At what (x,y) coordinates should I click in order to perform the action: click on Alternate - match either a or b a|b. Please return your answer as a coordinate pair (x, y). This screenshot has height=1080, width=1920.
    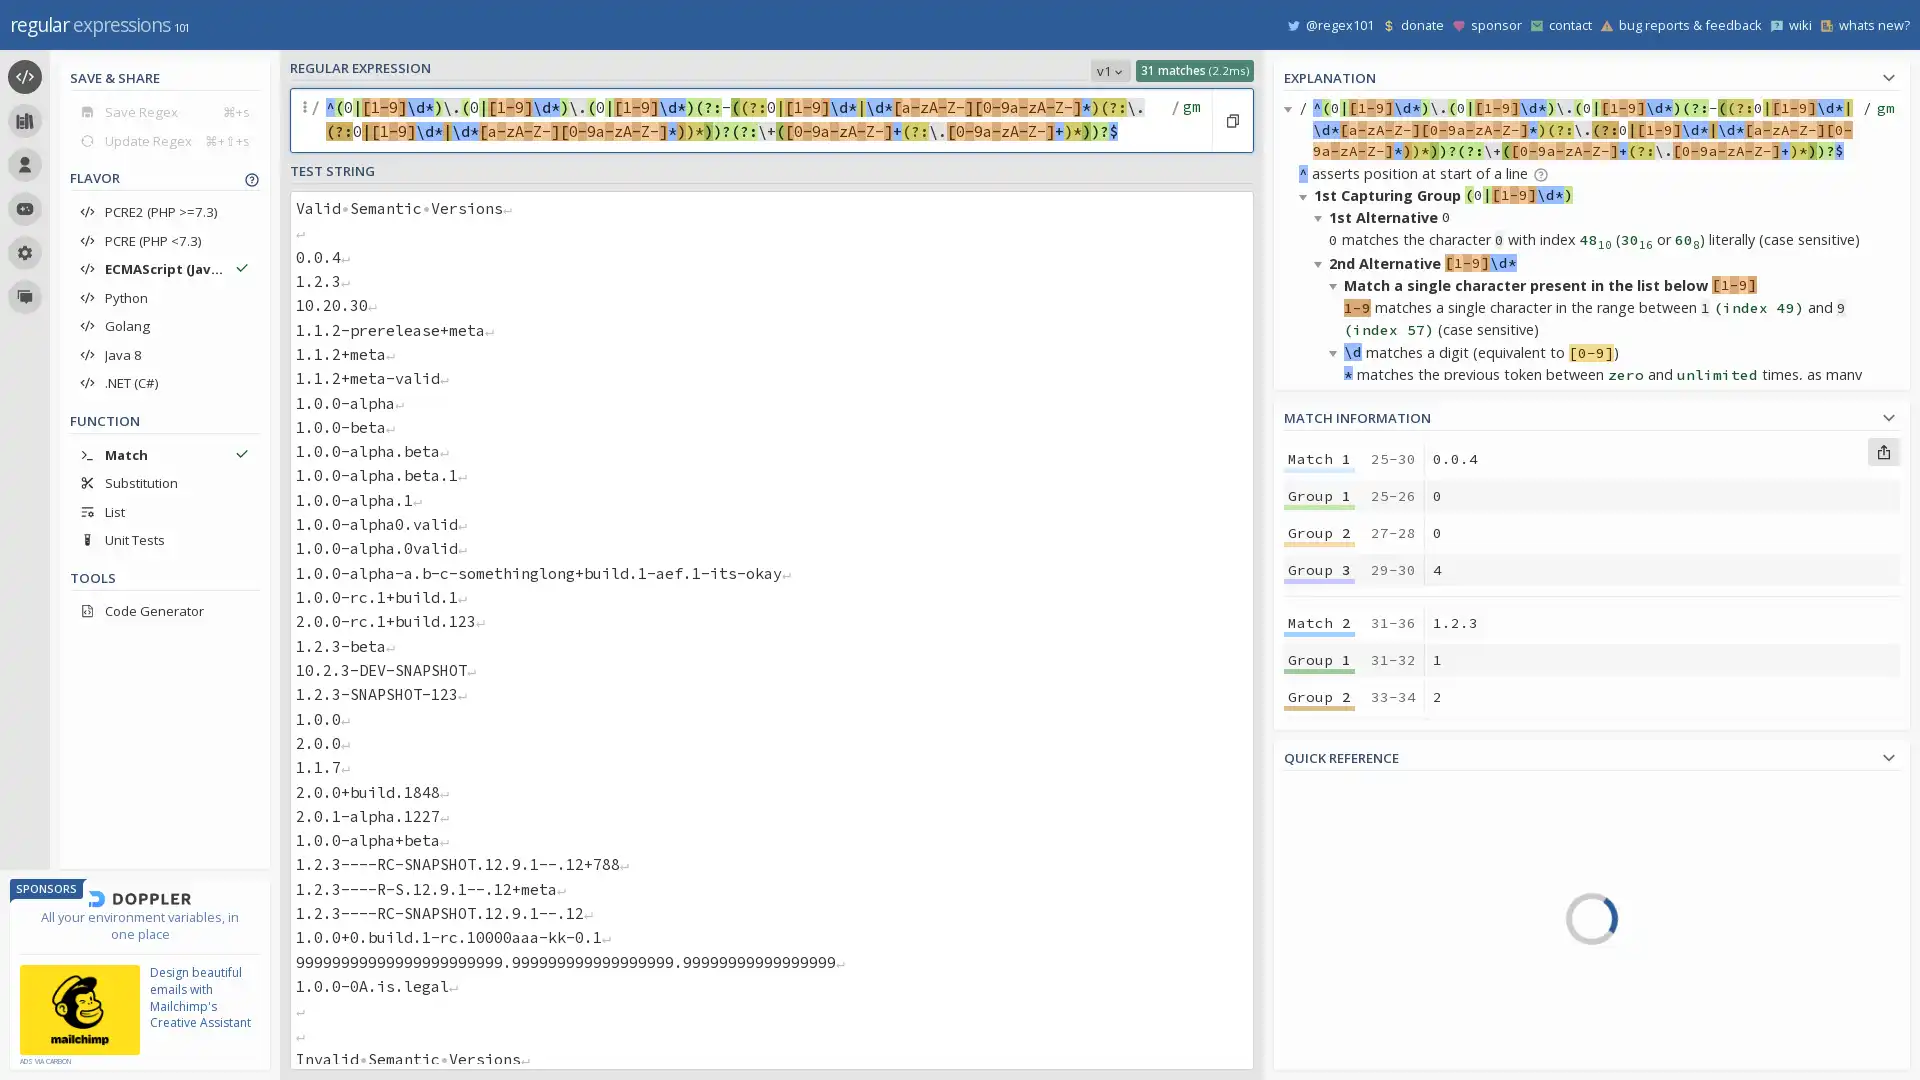
    Looking at the image, I should click on (1691, 962).